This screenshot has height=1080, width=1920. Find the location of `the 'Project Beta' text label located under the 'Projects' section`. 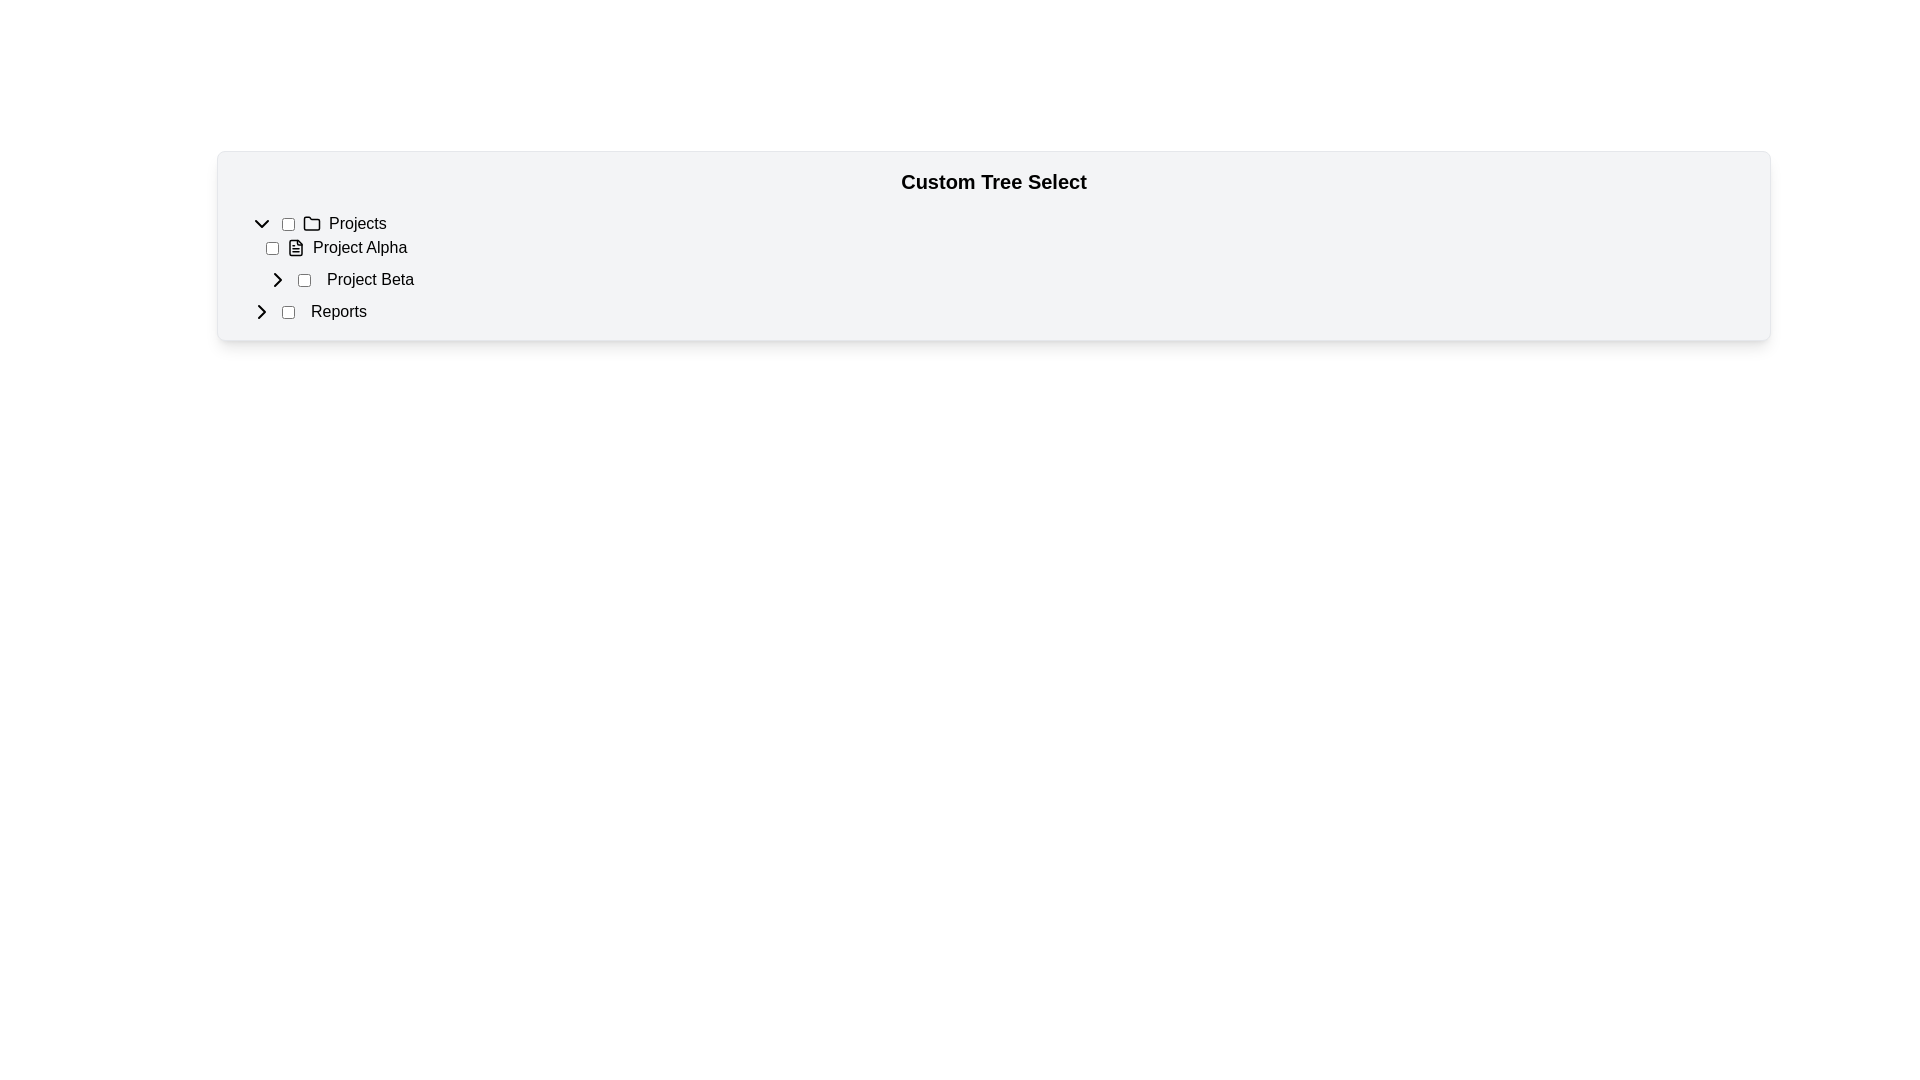

the 'Project Beta' text label located under the 'Projects' section is located at coordinates (370, 280).